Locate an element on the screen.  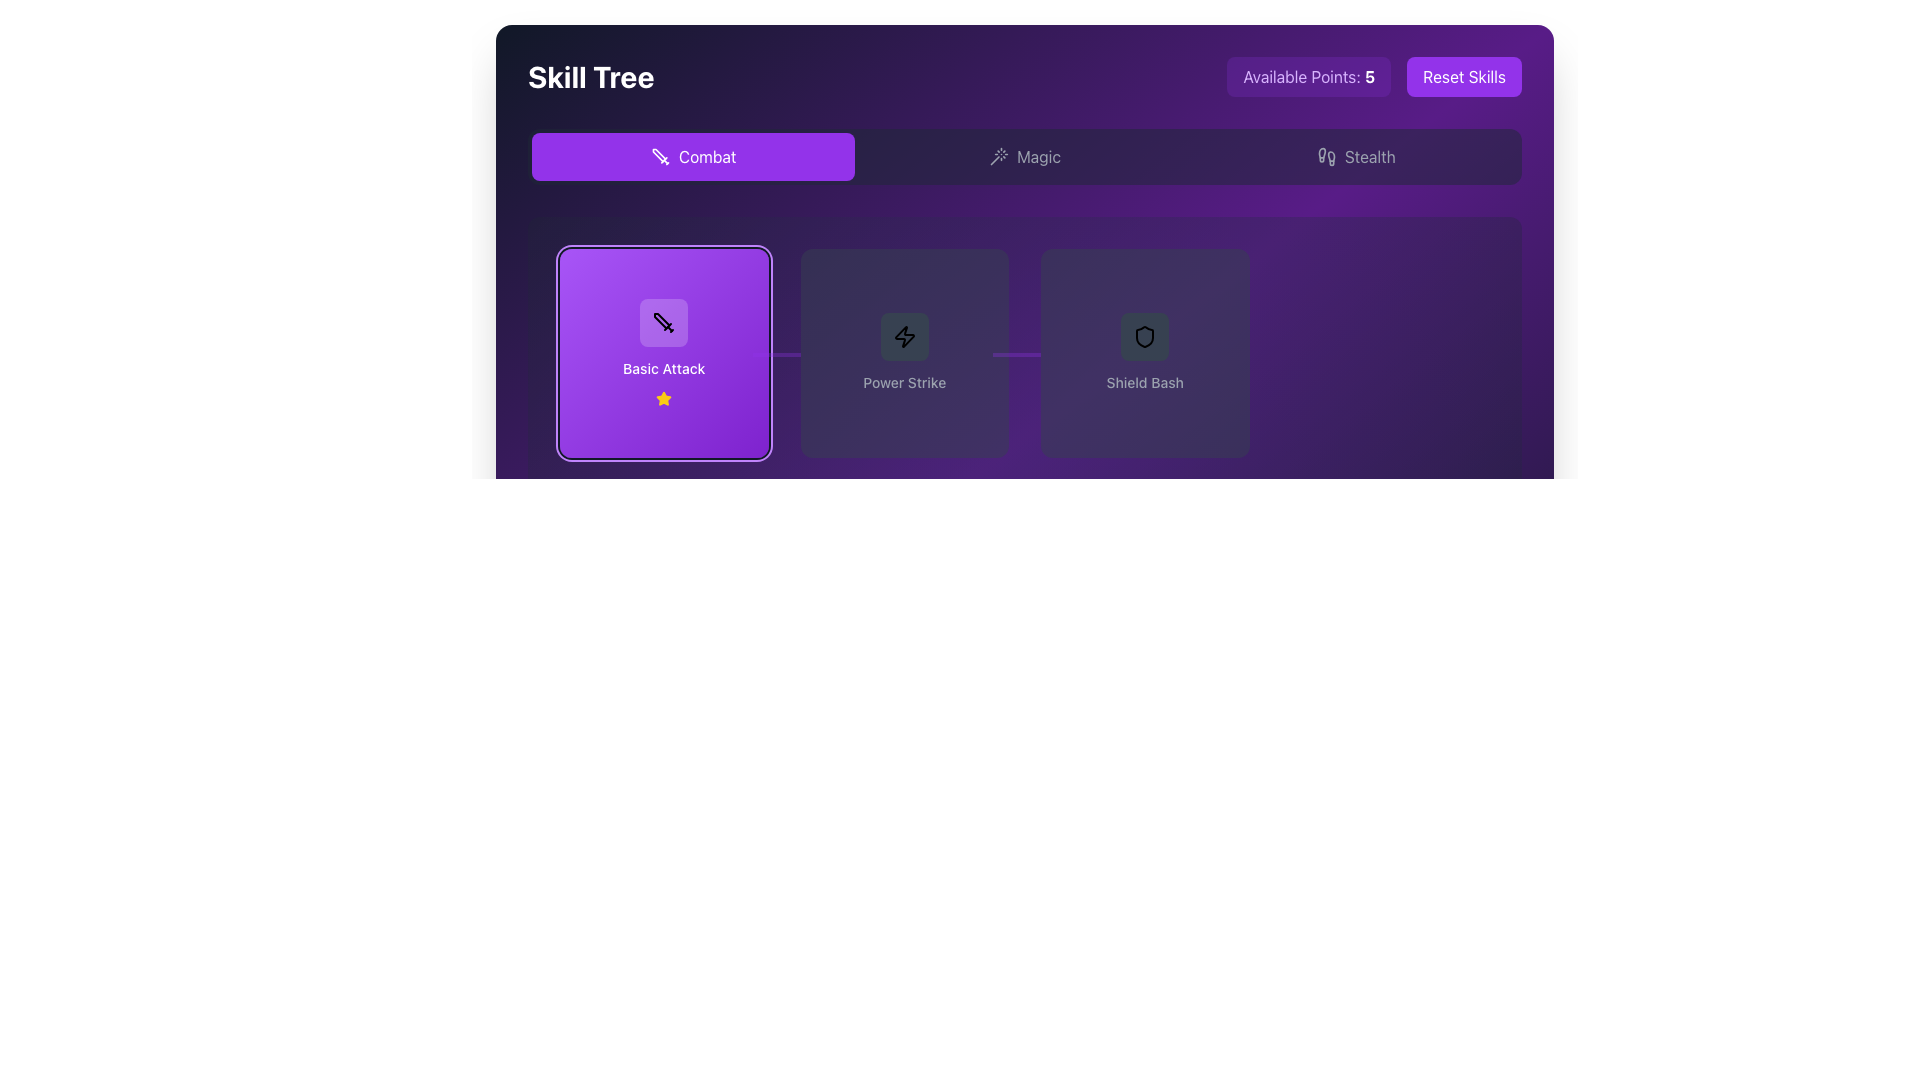
the static text label displaying 'Available Points:' in a light purple font color, located in the top-right corner of the skill tree interface is located at coordinates (1304, 76).